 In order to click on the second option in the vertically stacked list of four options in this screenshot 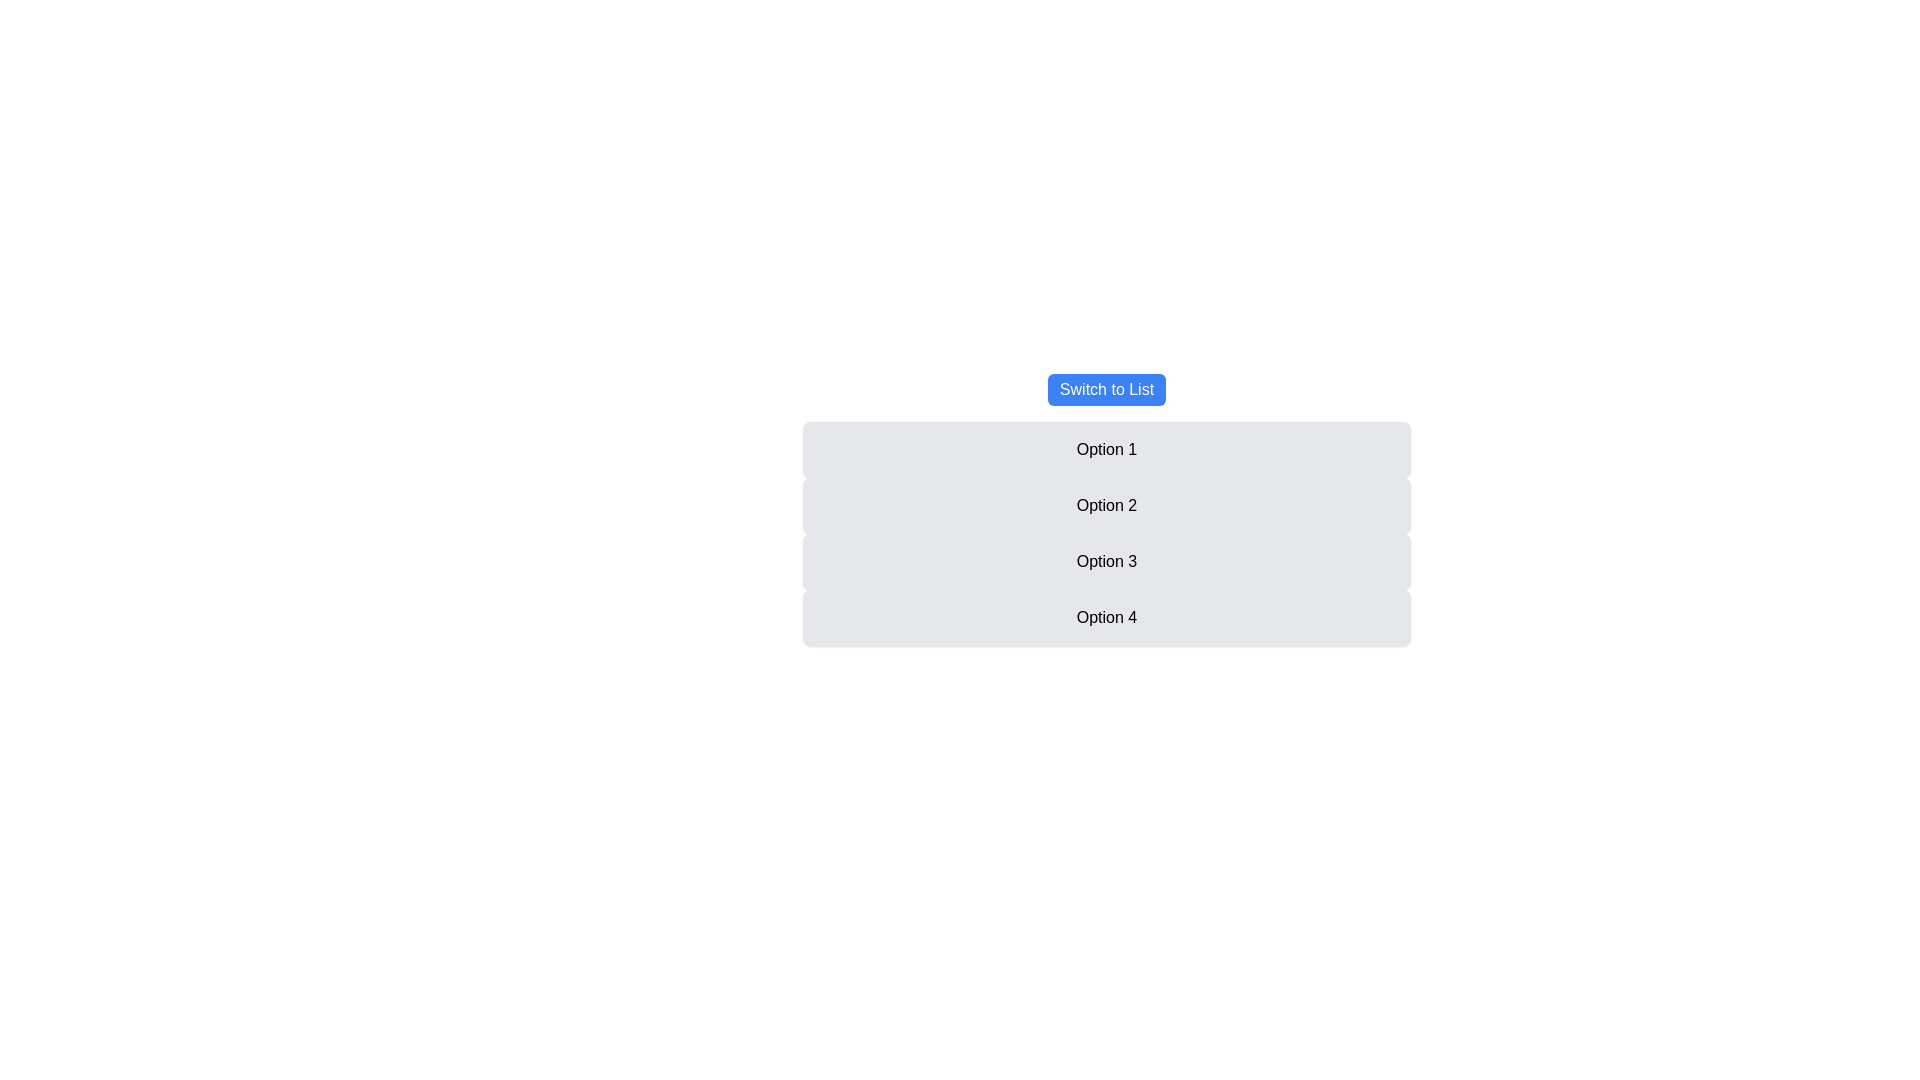, I will do `click(1106, 532)`.